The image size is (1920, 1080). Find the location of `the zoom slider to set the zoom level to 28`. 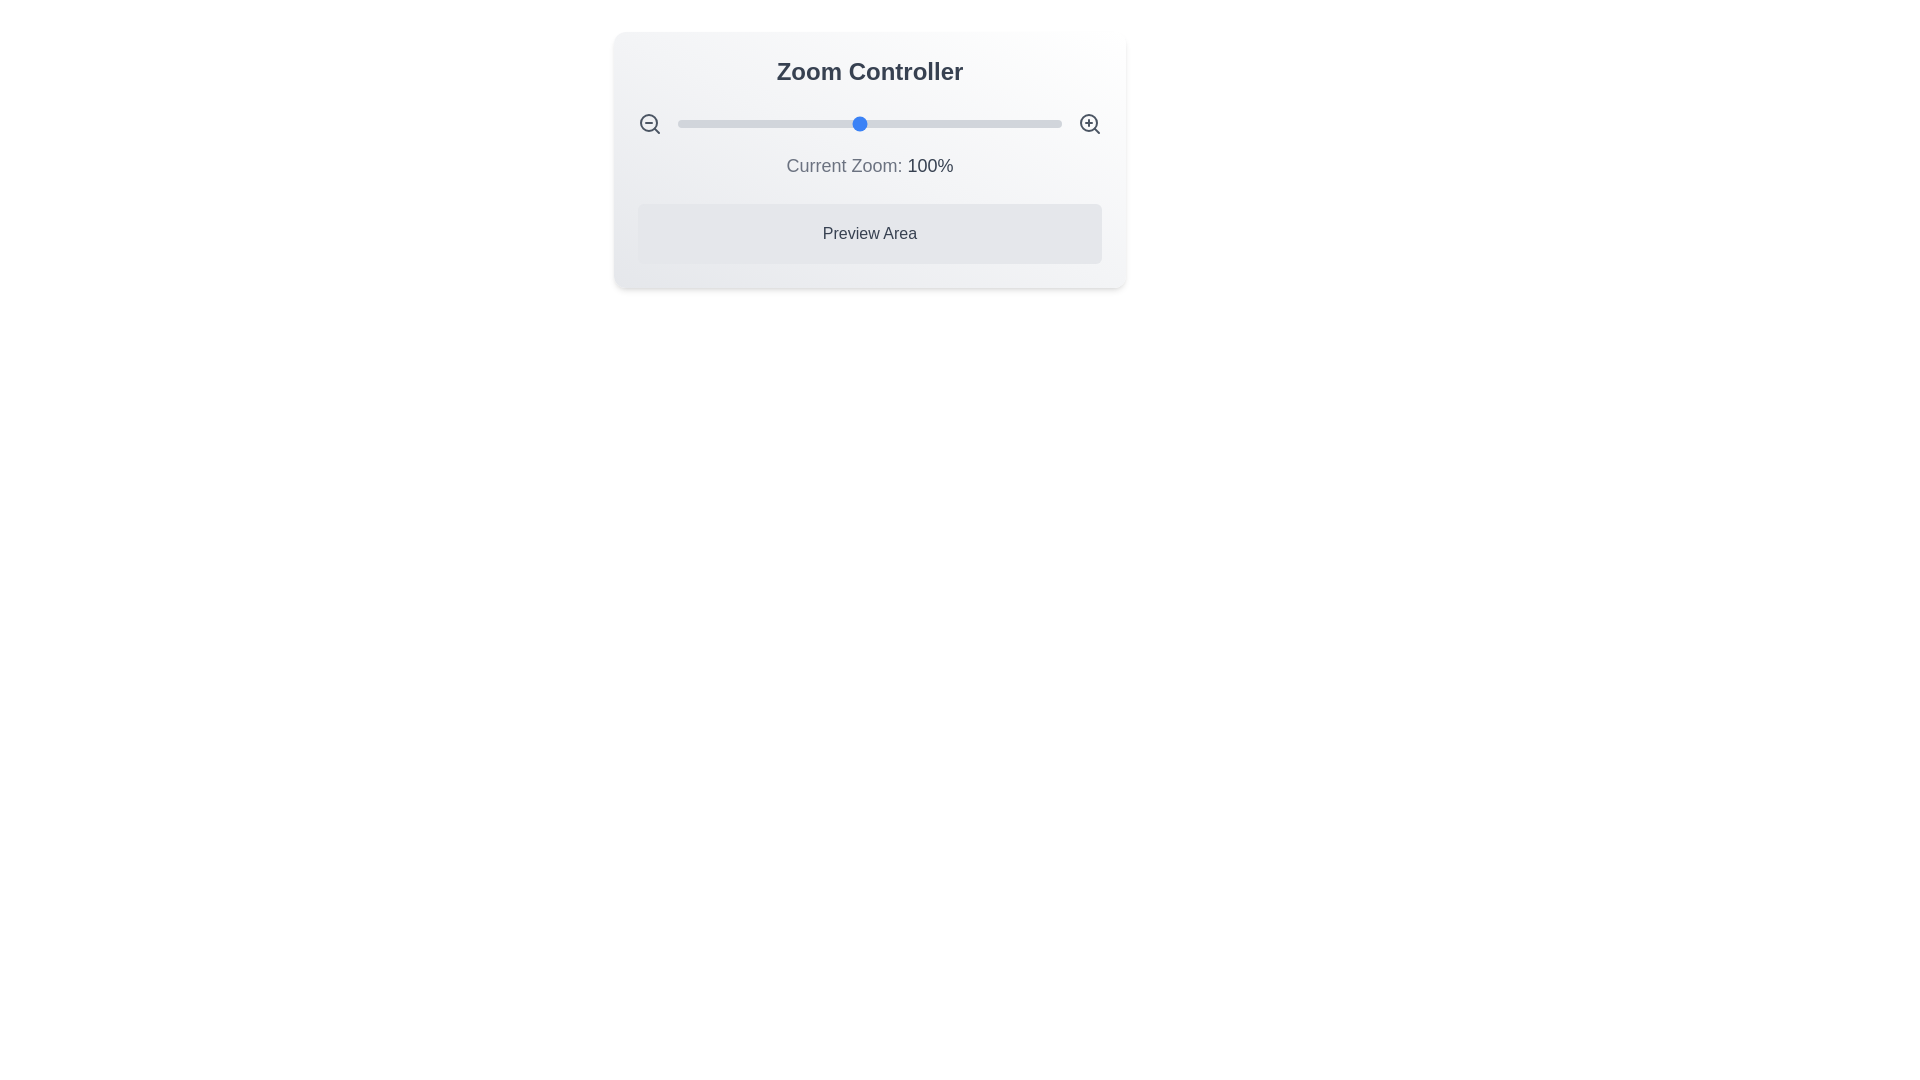

the zoom slider to set the zoom level to 28 is located at coordinates (714, 123).